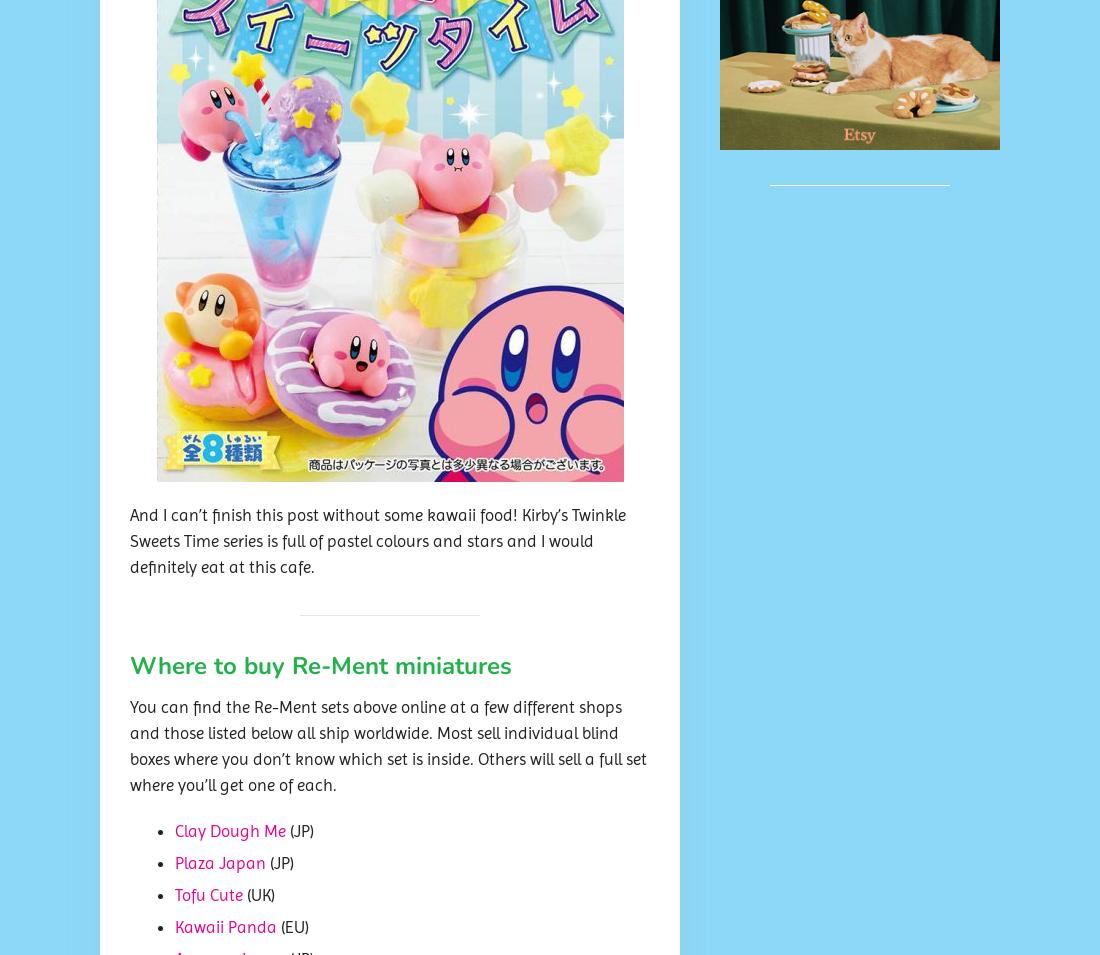  Describe the element at coordinates (174, 895) in the screenshot. I see `'Tofu Cute'` at that location.